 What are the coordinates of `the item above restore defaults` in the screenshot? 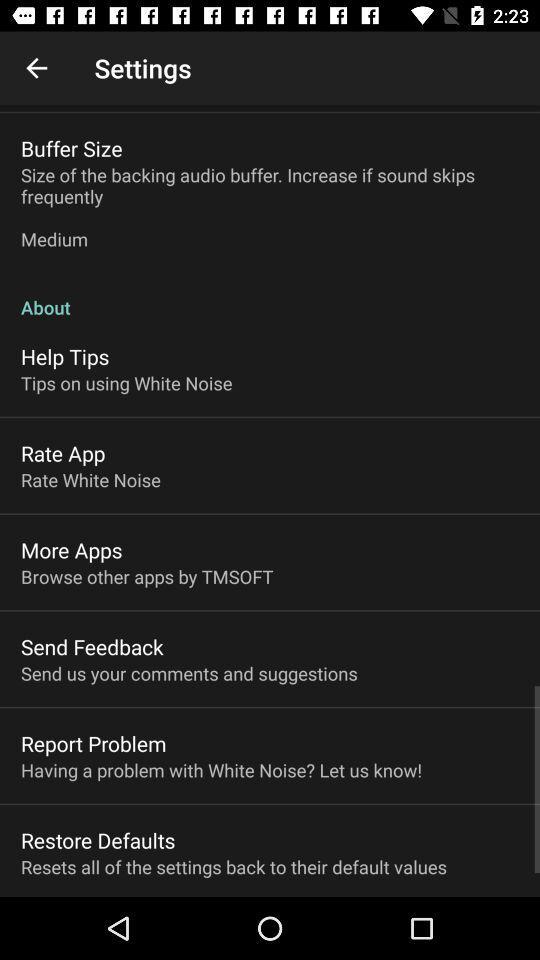 It's located at (220, 769).